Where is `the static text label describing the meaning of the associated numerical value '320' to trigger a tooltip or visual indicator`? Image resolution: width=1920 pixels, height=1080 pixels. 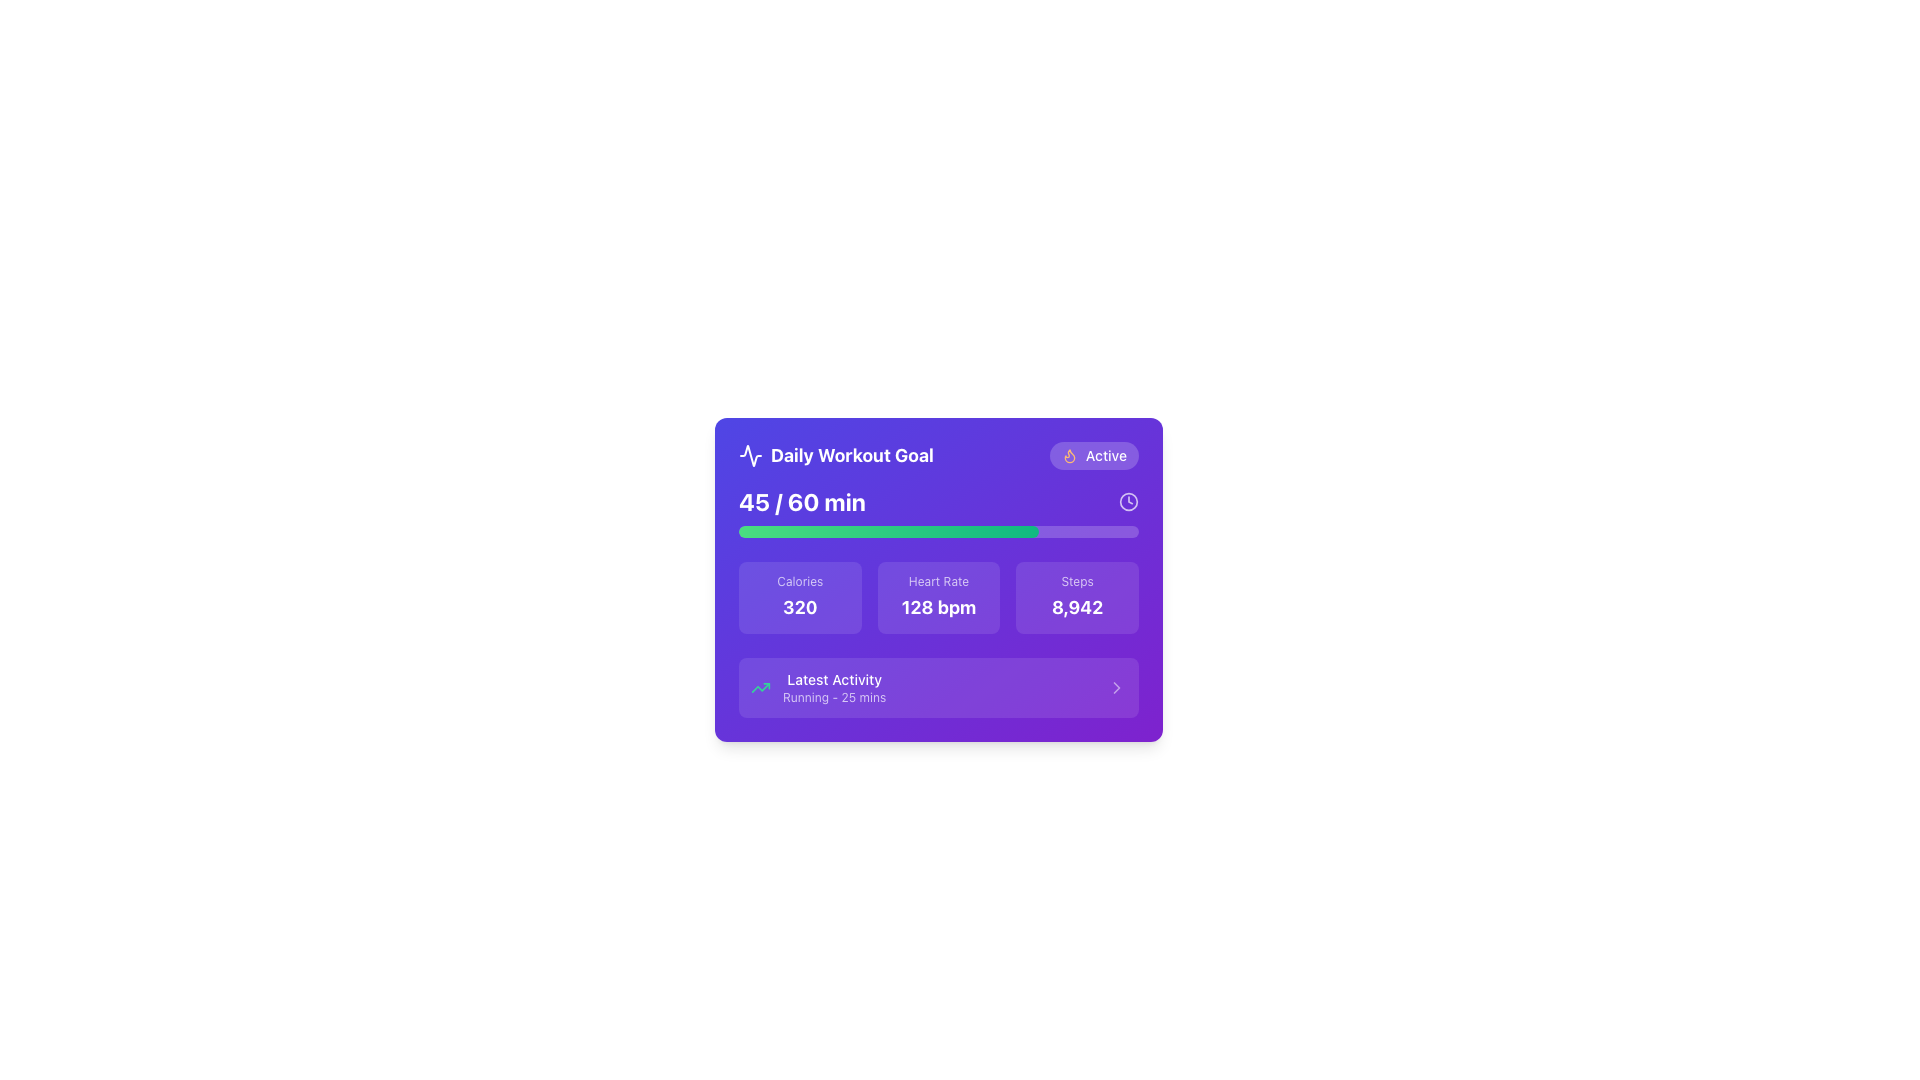
the static text label describing the meaning of the associated numerical value '320' to trigger a tooltip or visual indicator is located at coordinates (800, 582).